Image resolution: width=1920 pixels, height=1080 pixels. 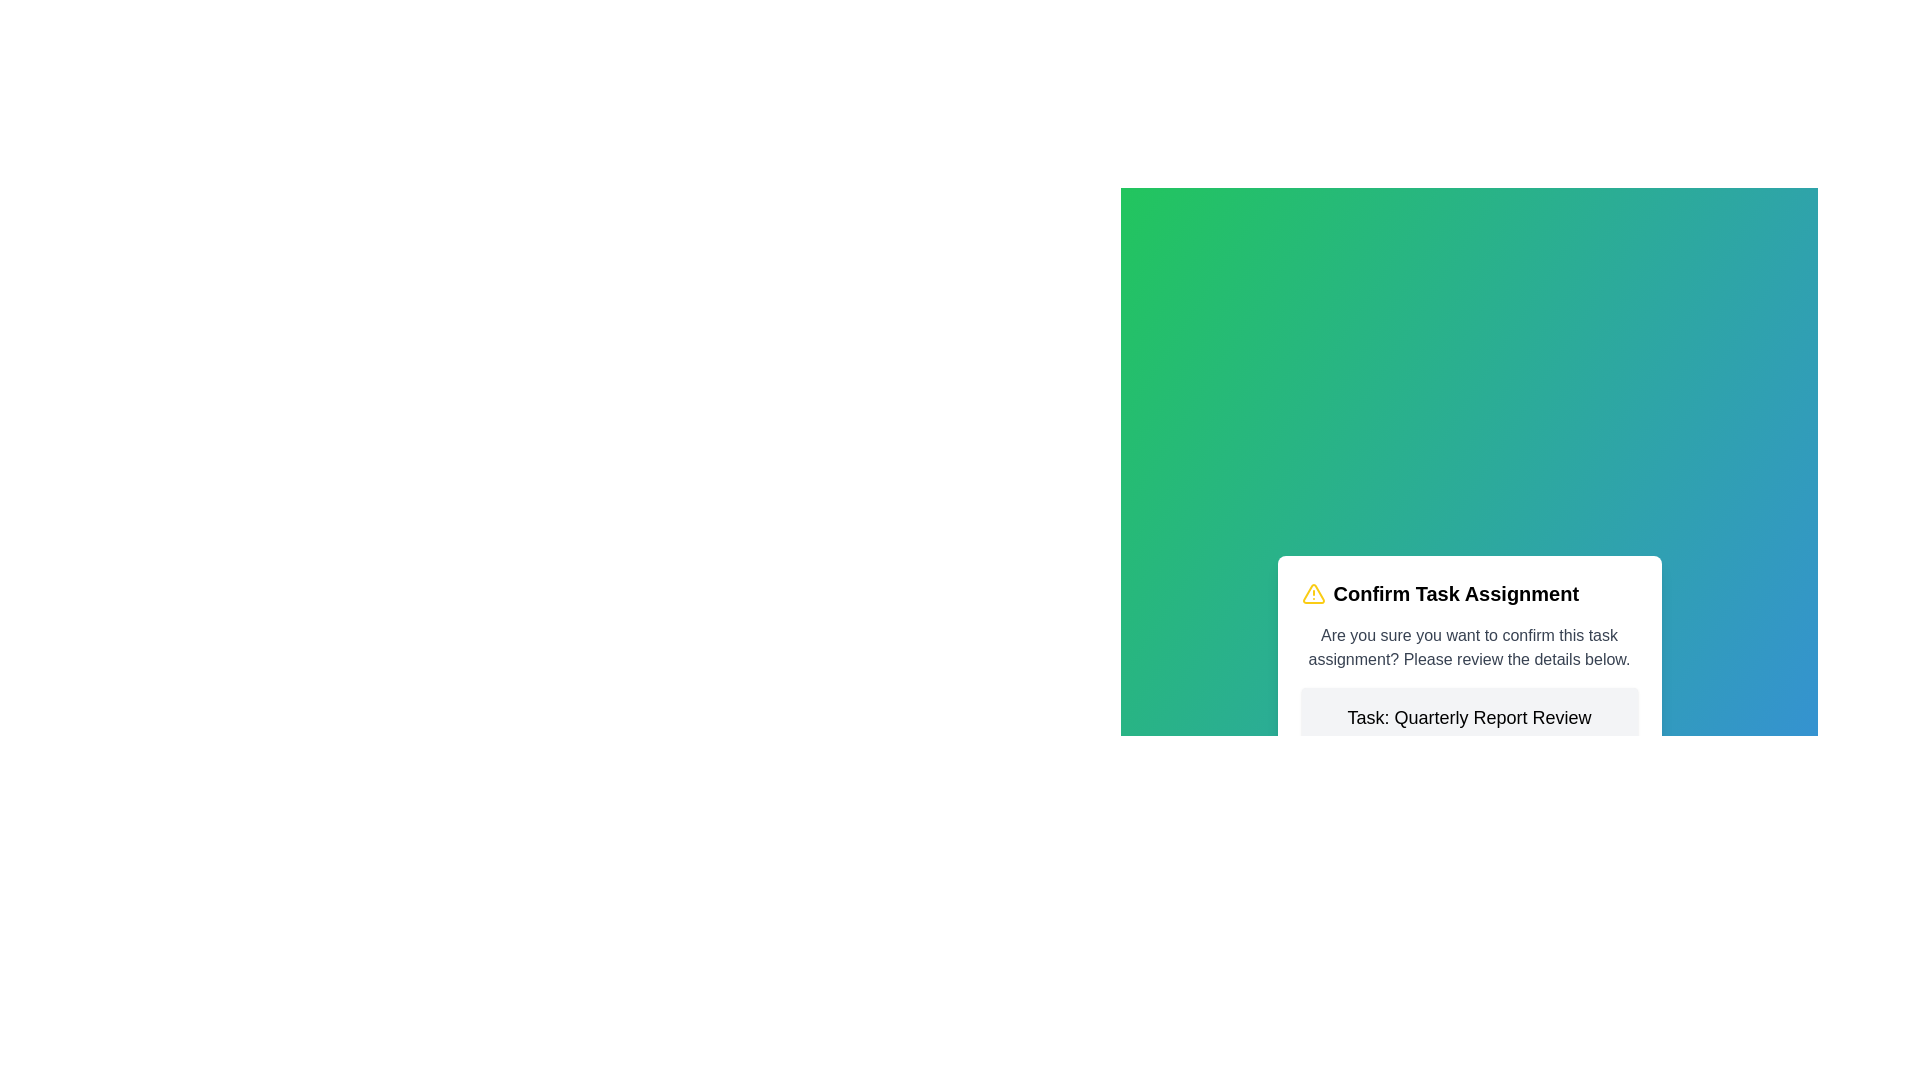 I want to click on bold header text labeled 'Confirm Task Assignment' displayed prominently within the modal interface, so click(x=1456, y=593).